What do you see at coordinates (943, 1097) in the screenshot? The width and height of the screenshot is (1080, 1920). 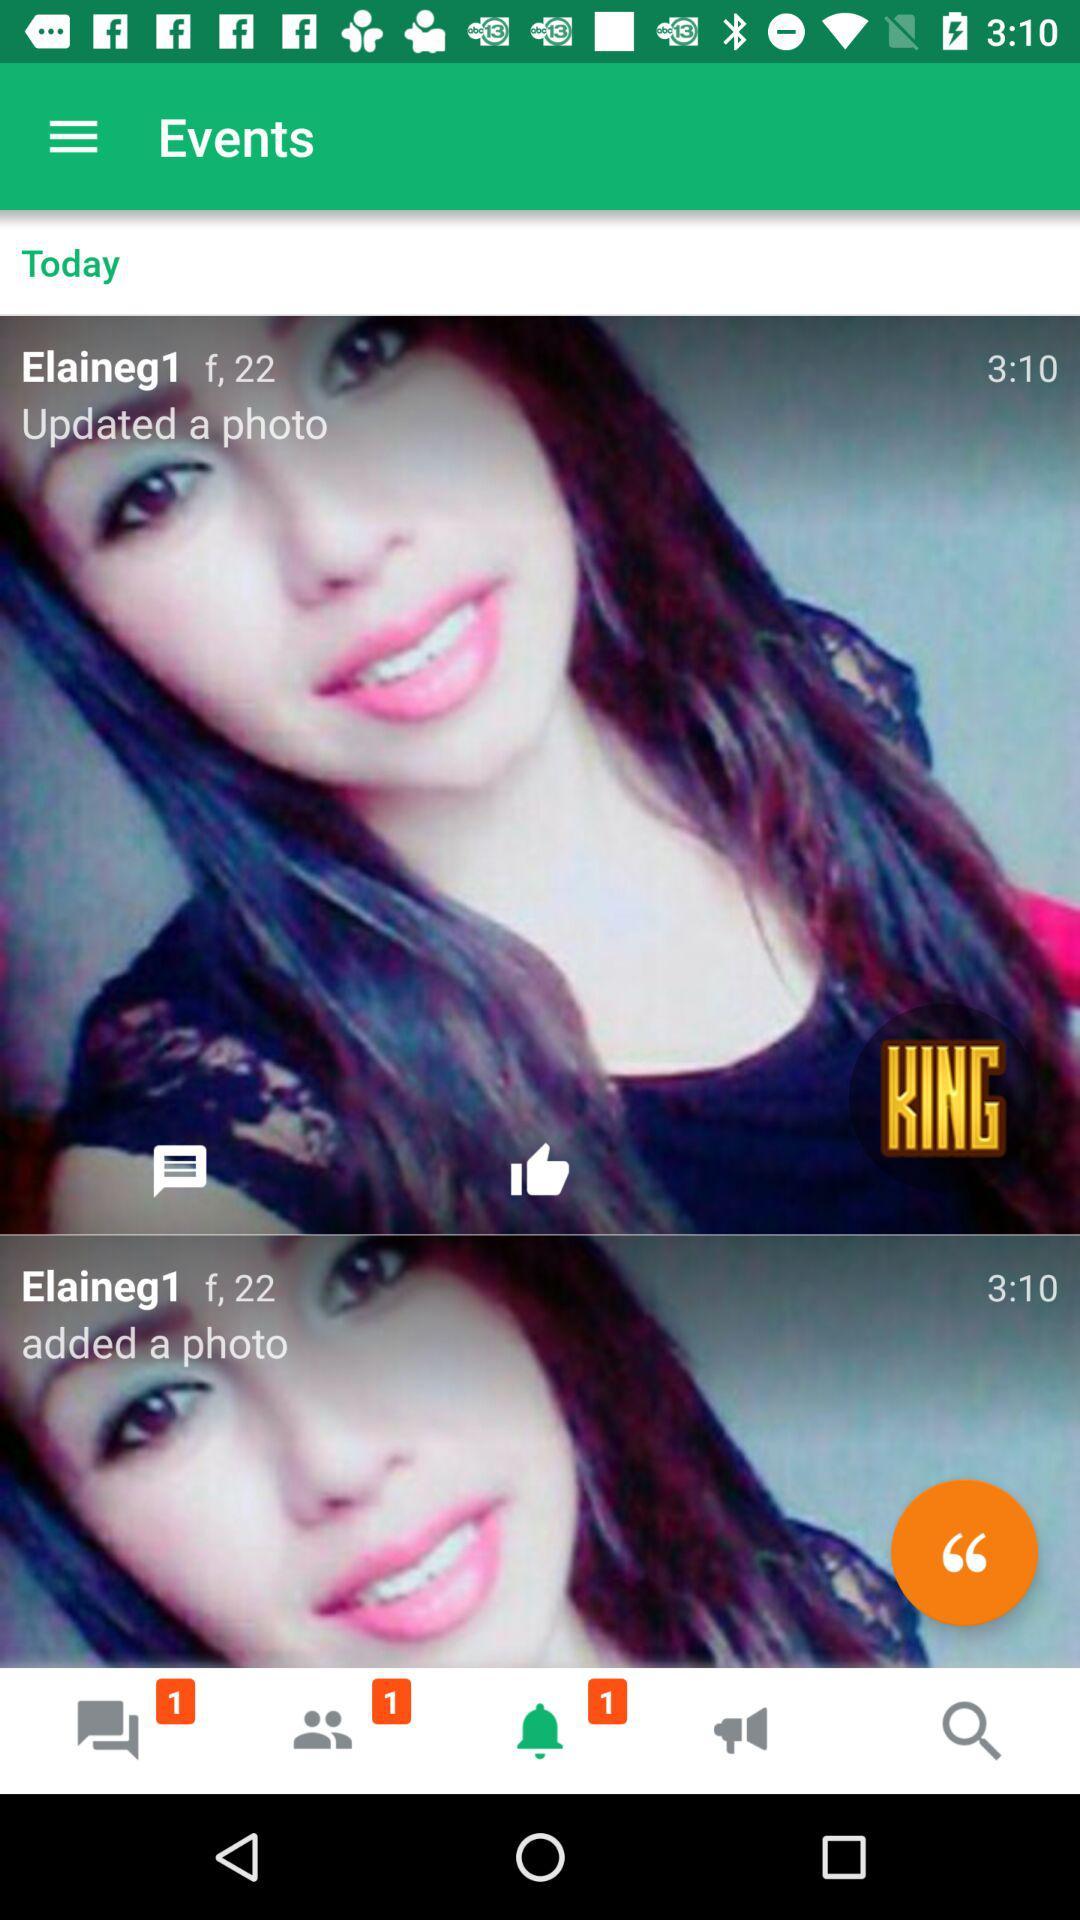 I see `the icon below f, 22 item` at bounding box center [943, 1097].